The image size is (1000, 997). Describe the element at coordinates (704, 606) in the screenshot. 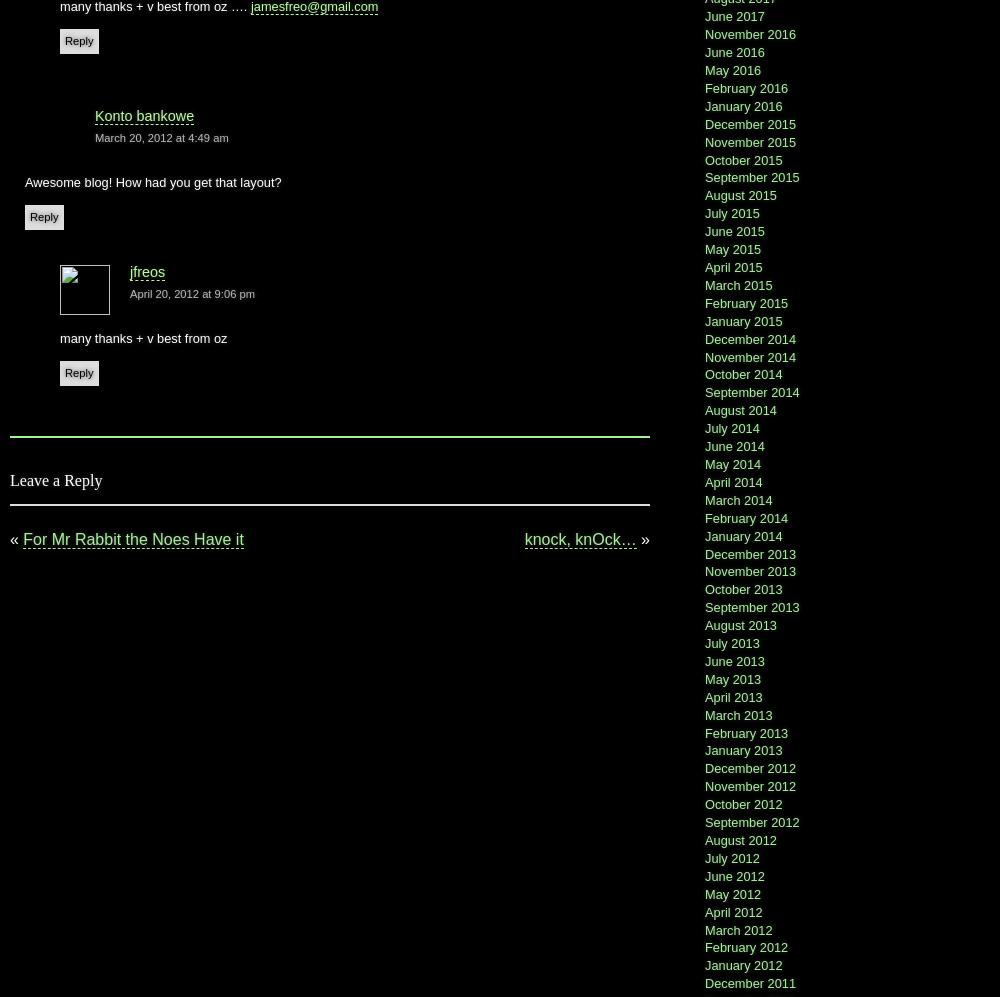

I see `'September 2013'` at that location.